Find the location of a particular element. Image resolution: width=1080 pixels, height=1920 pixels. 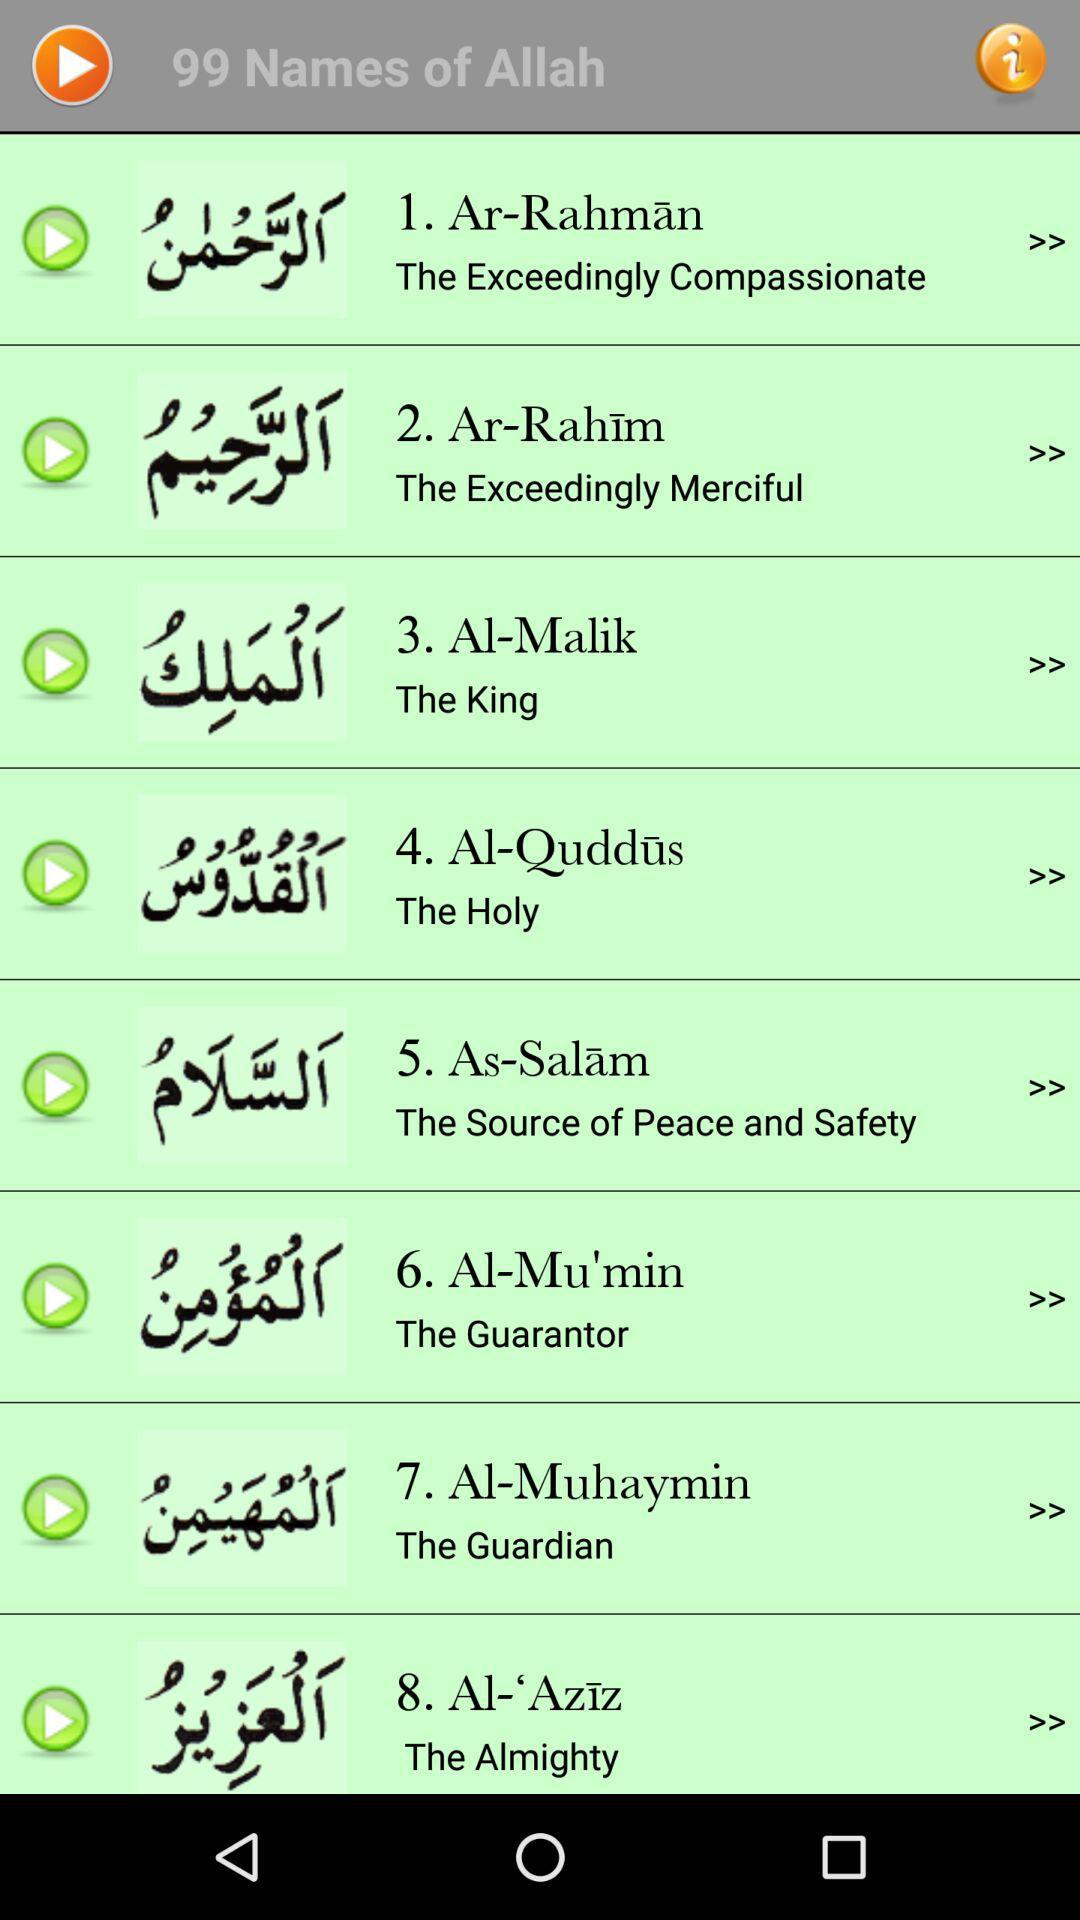

item below the >> is located at coordinates (1045, 873).